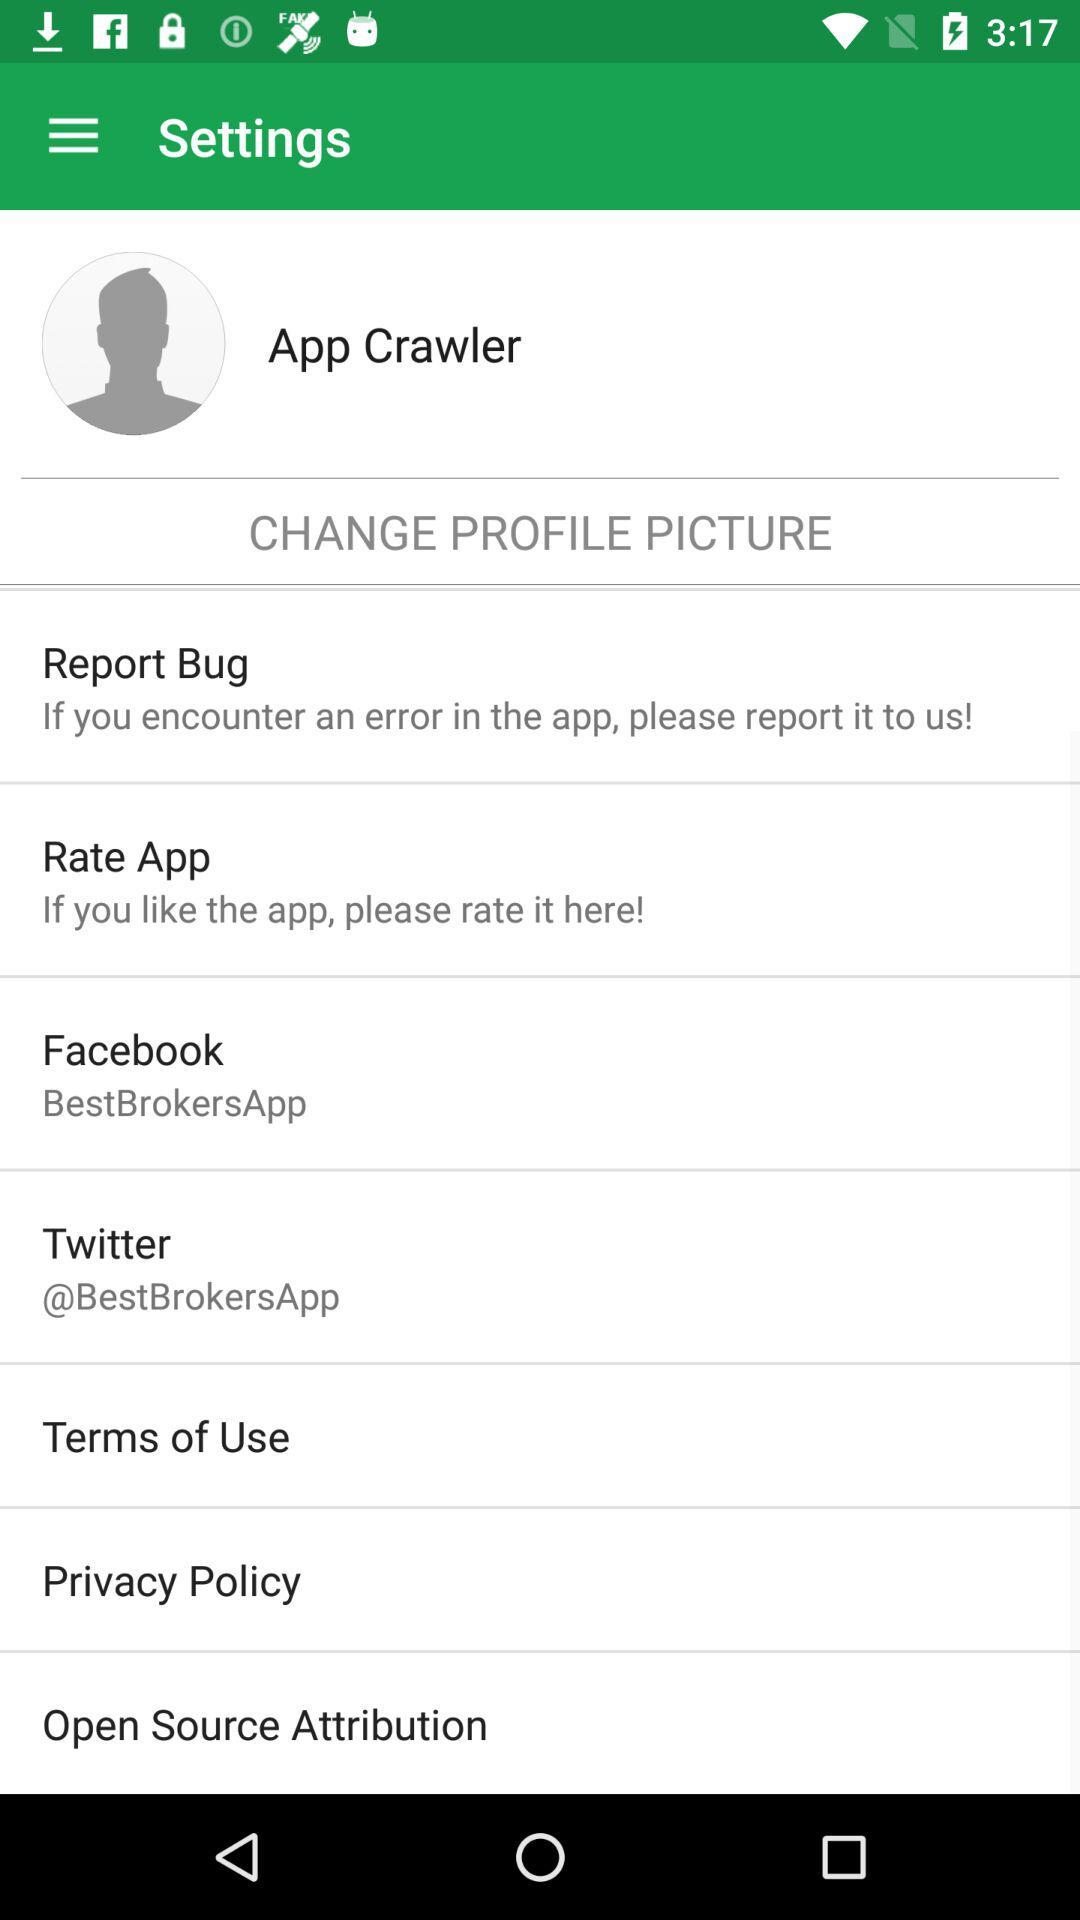  I want to click on the item next to app crawler, so click(133, 343).